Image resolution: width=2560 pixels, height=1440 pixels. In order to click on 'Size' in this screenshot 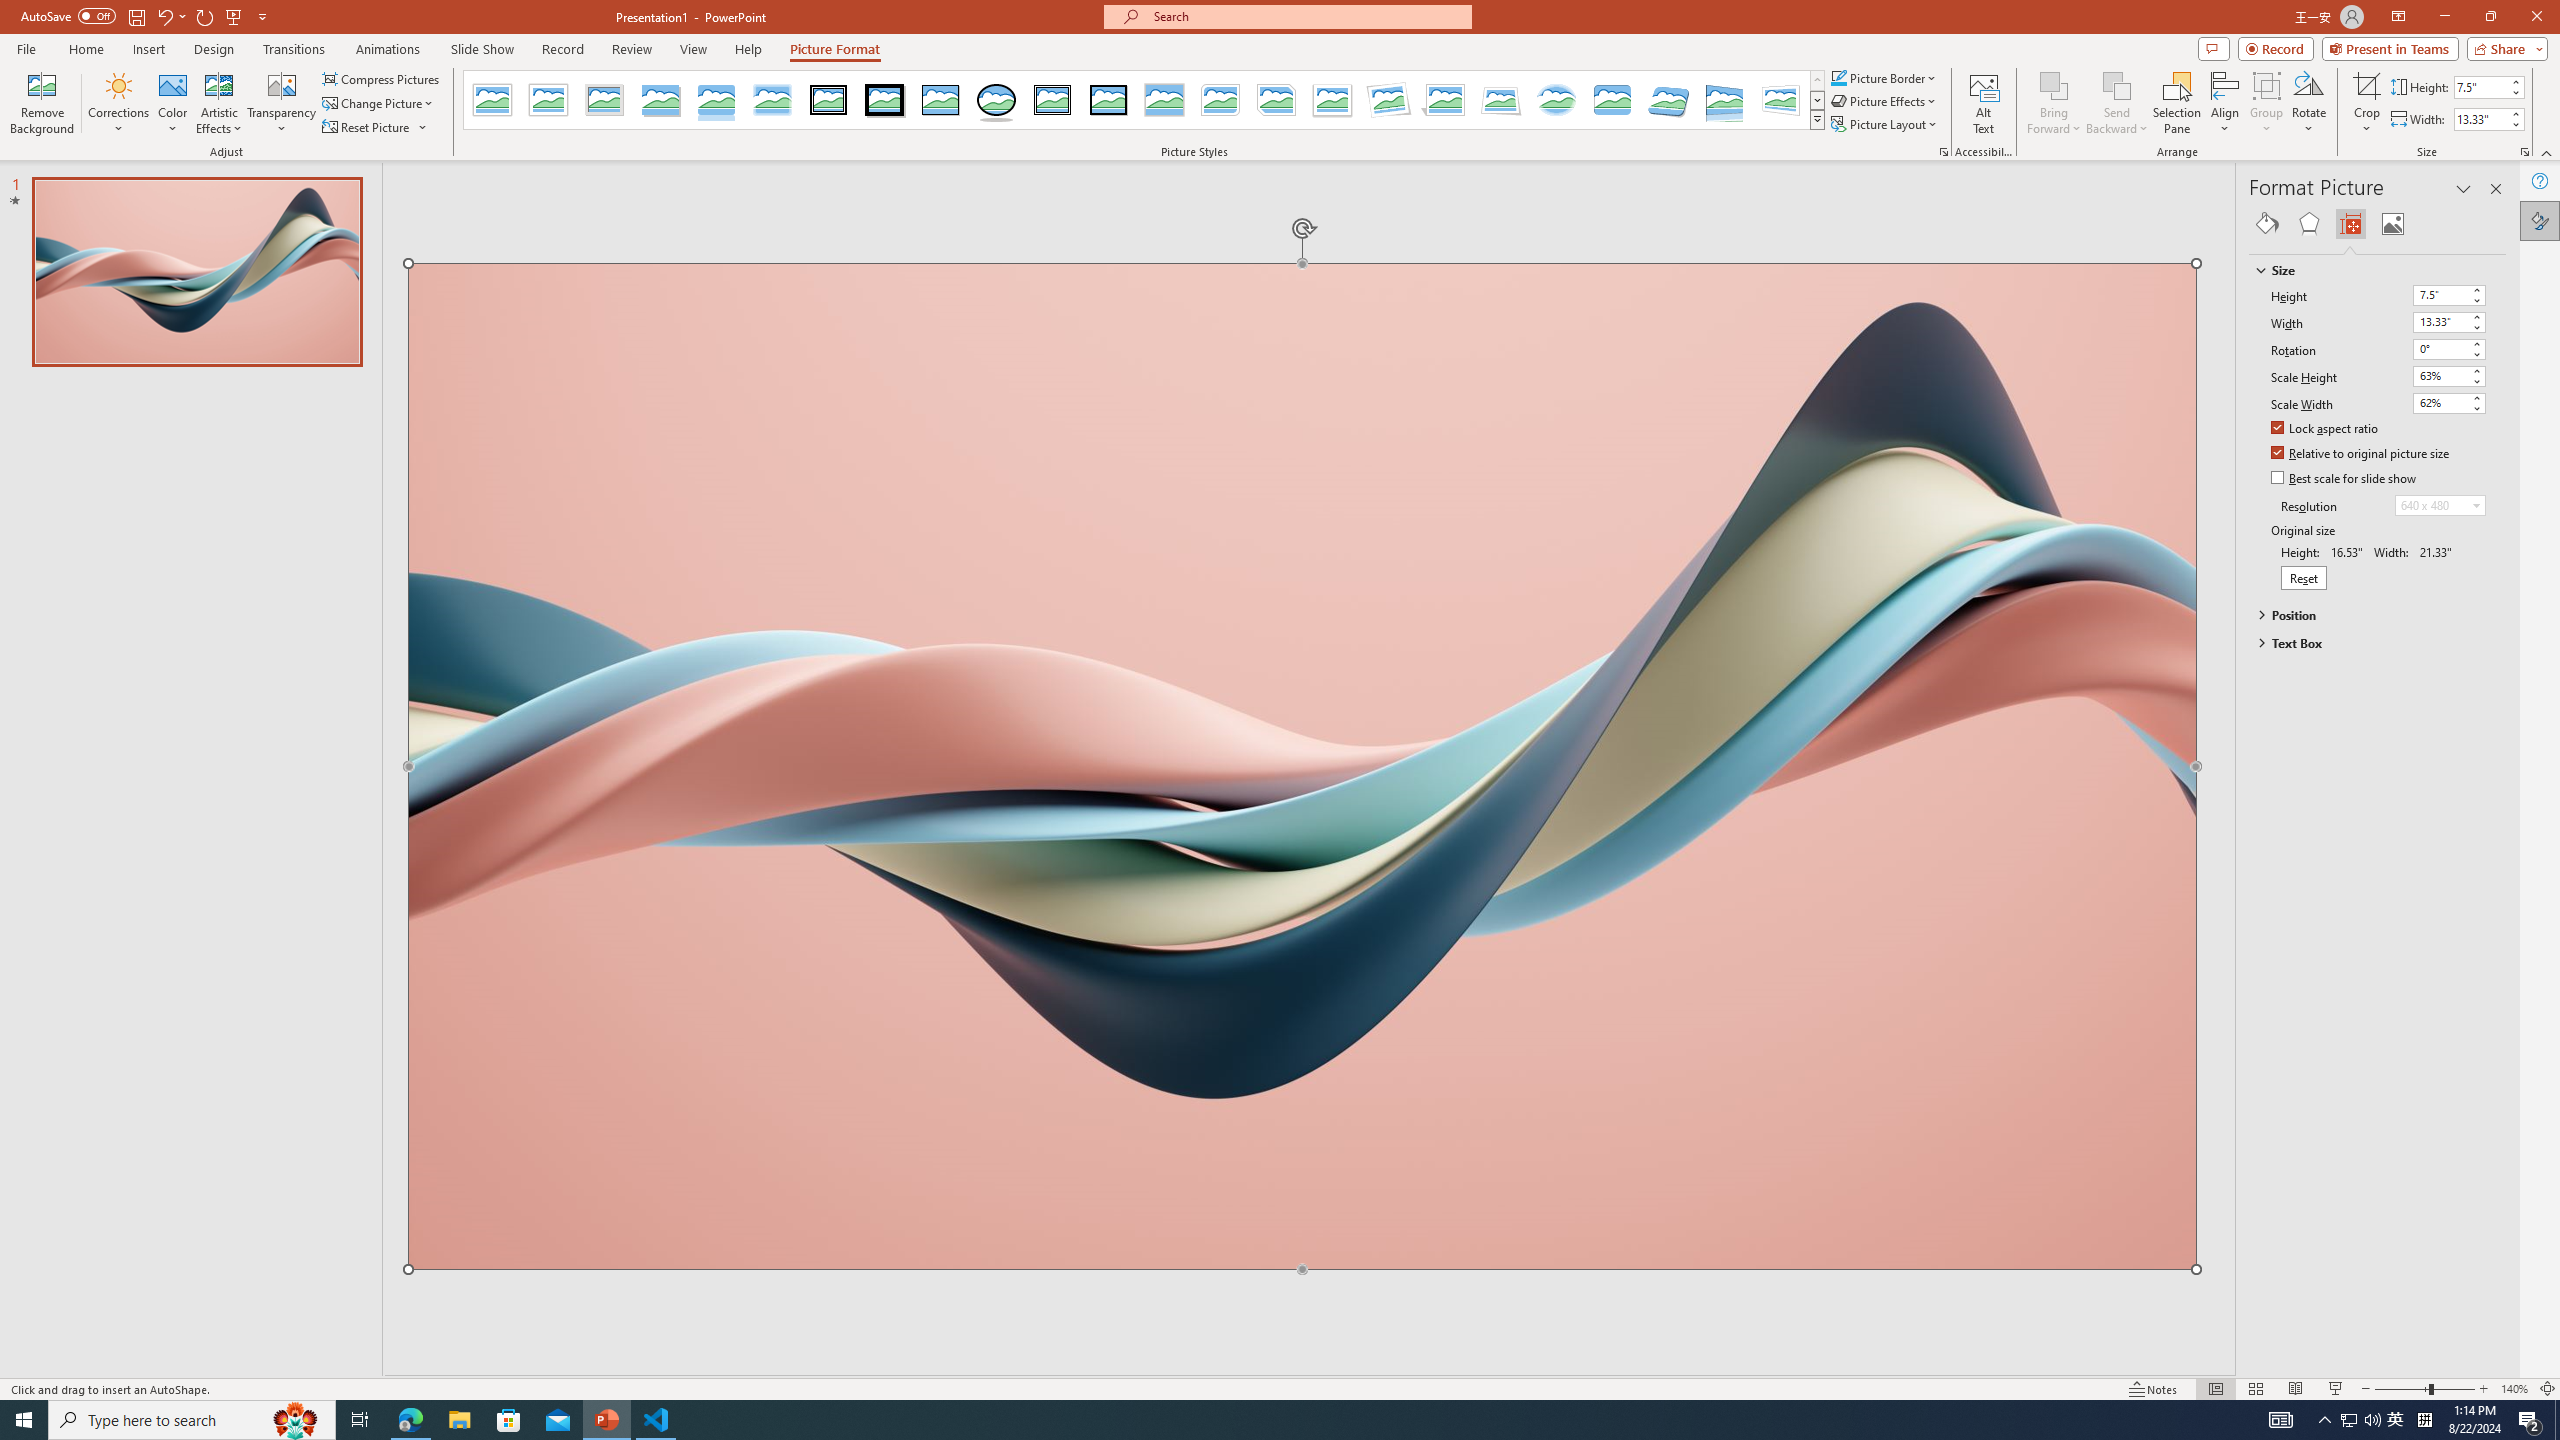, I will do `click(2368, 269)`.